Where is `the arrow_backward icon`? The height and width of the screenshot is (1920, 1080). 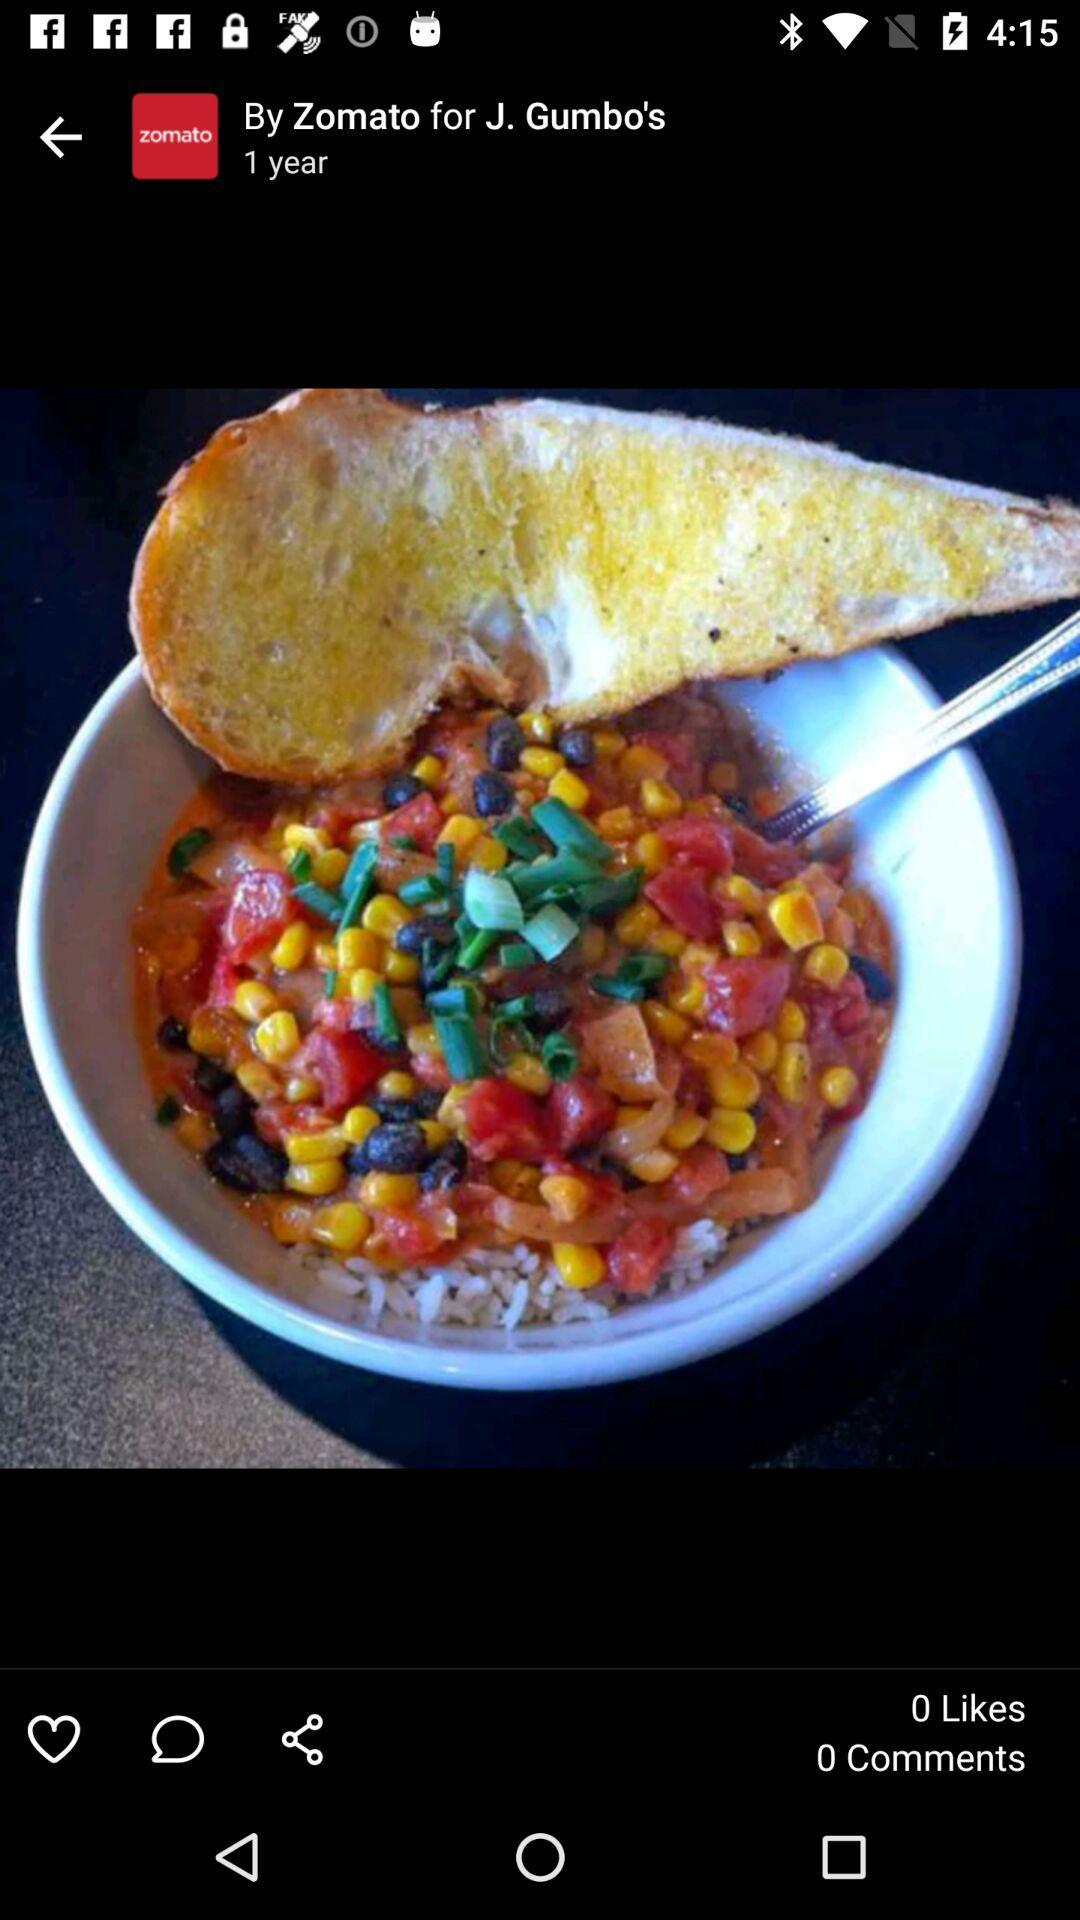
the arrow_backward icon is located at coordinates (59, 135).